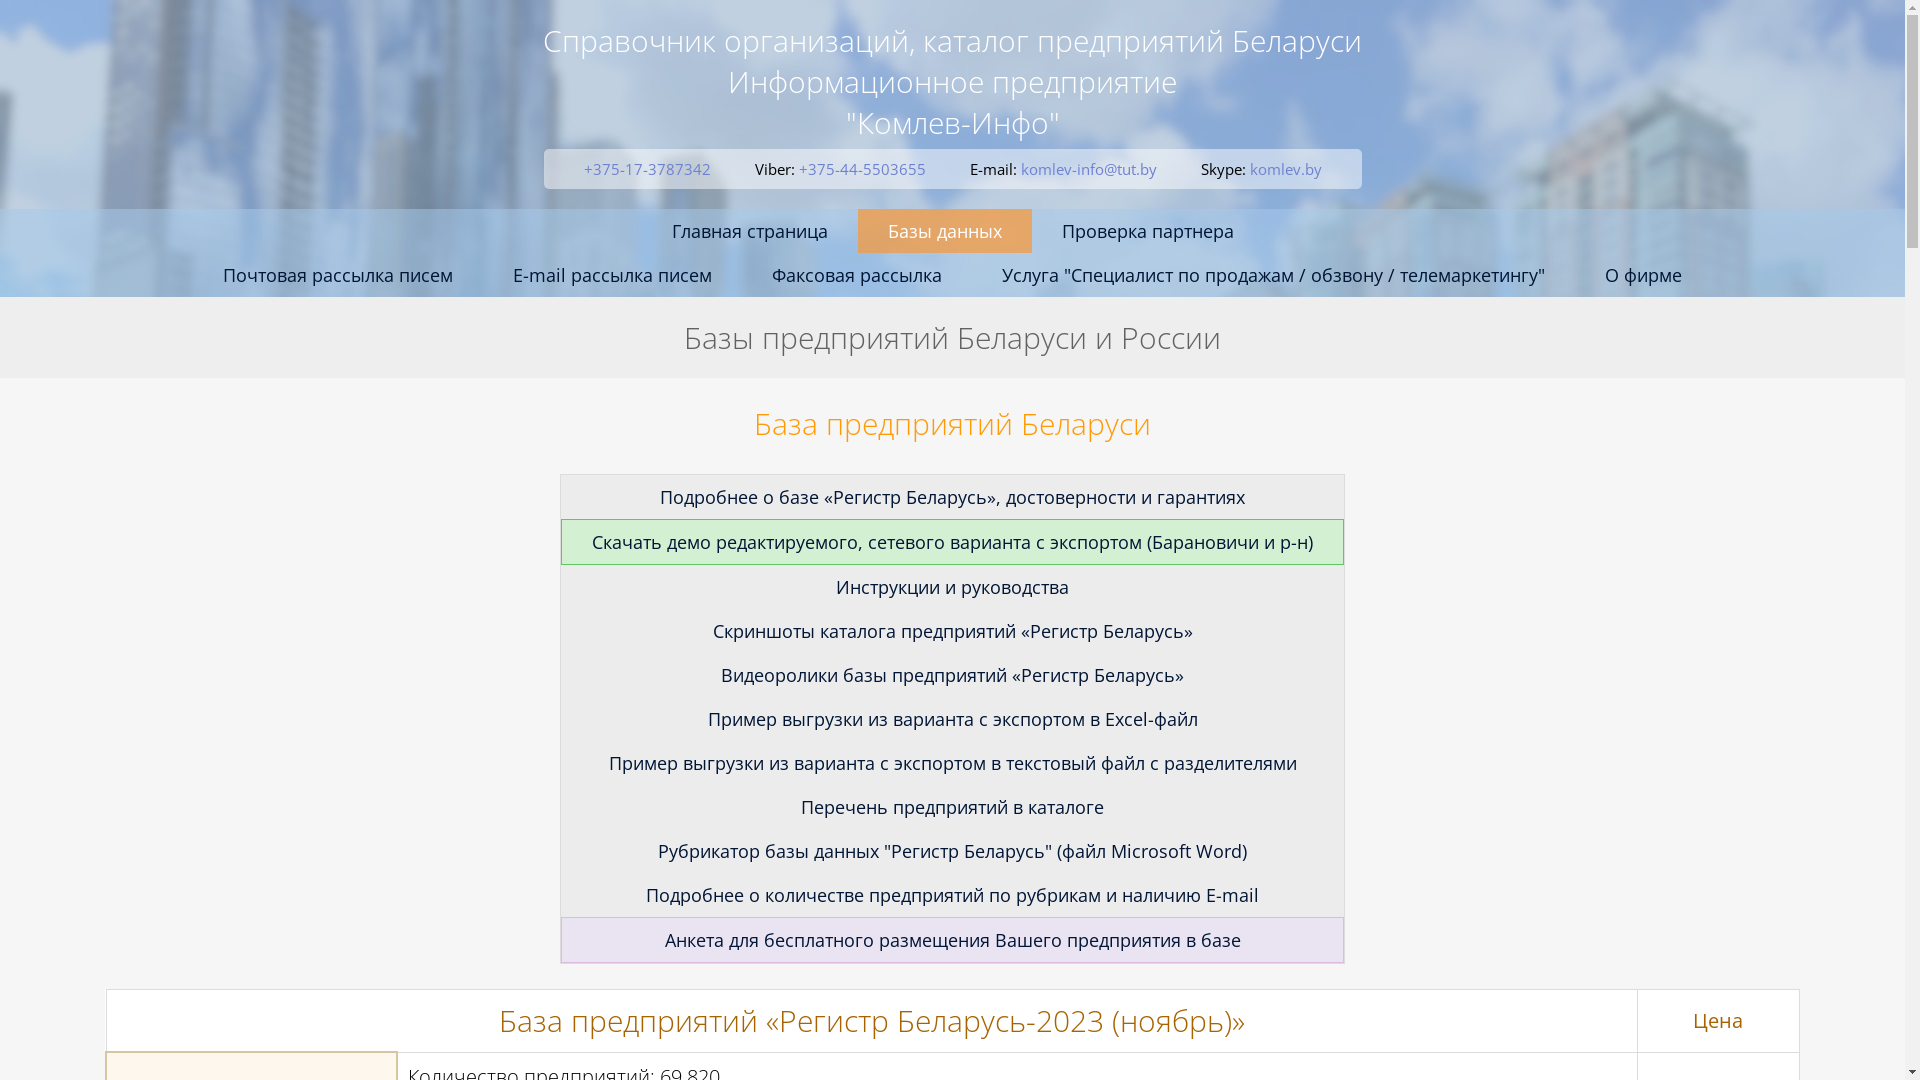  What do you see at coordinates (1286, 168) in the screenshot?
I see `'komlev.by'` at bounding box center [1286, 168].